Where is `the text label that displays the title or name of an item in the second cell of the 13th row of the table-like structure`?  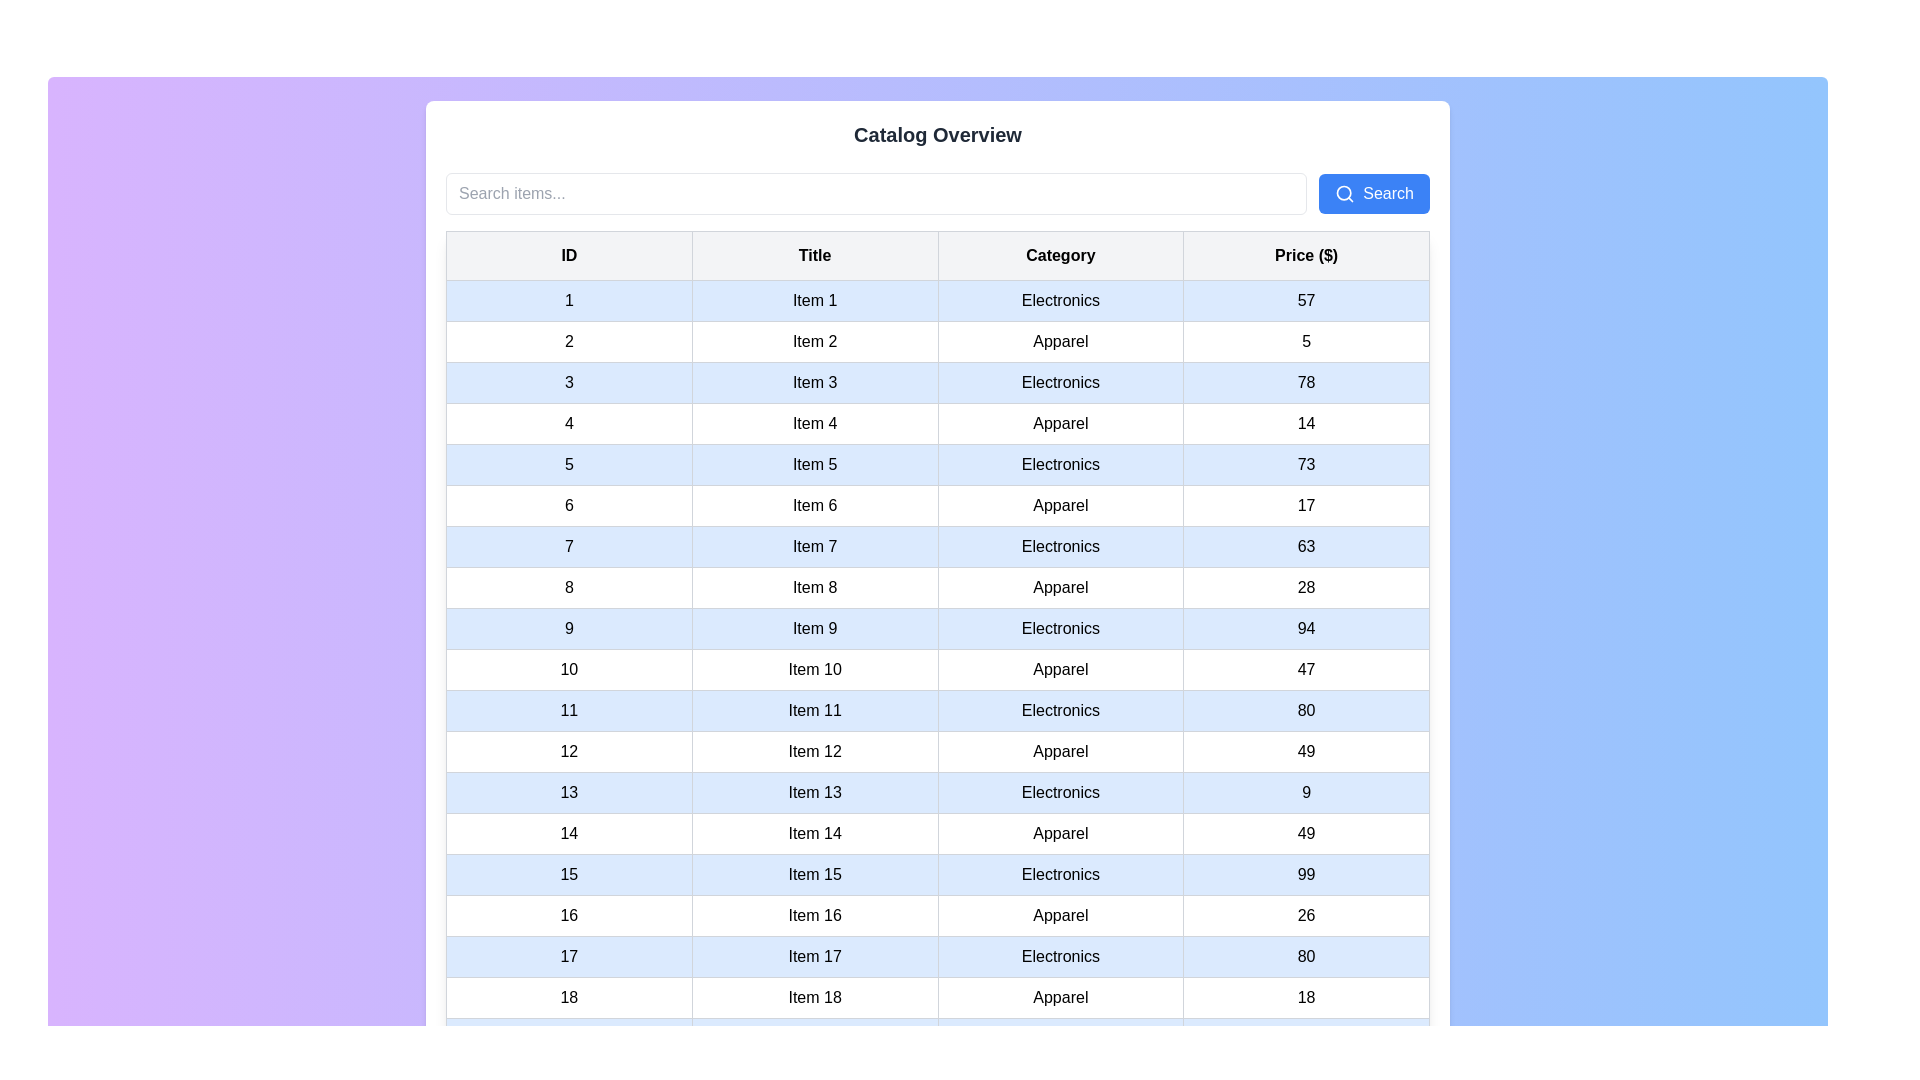
the text label that displays the title or name of an item in the second cell of the 13th row of the table-like structure is located at coordinates (815, 792).